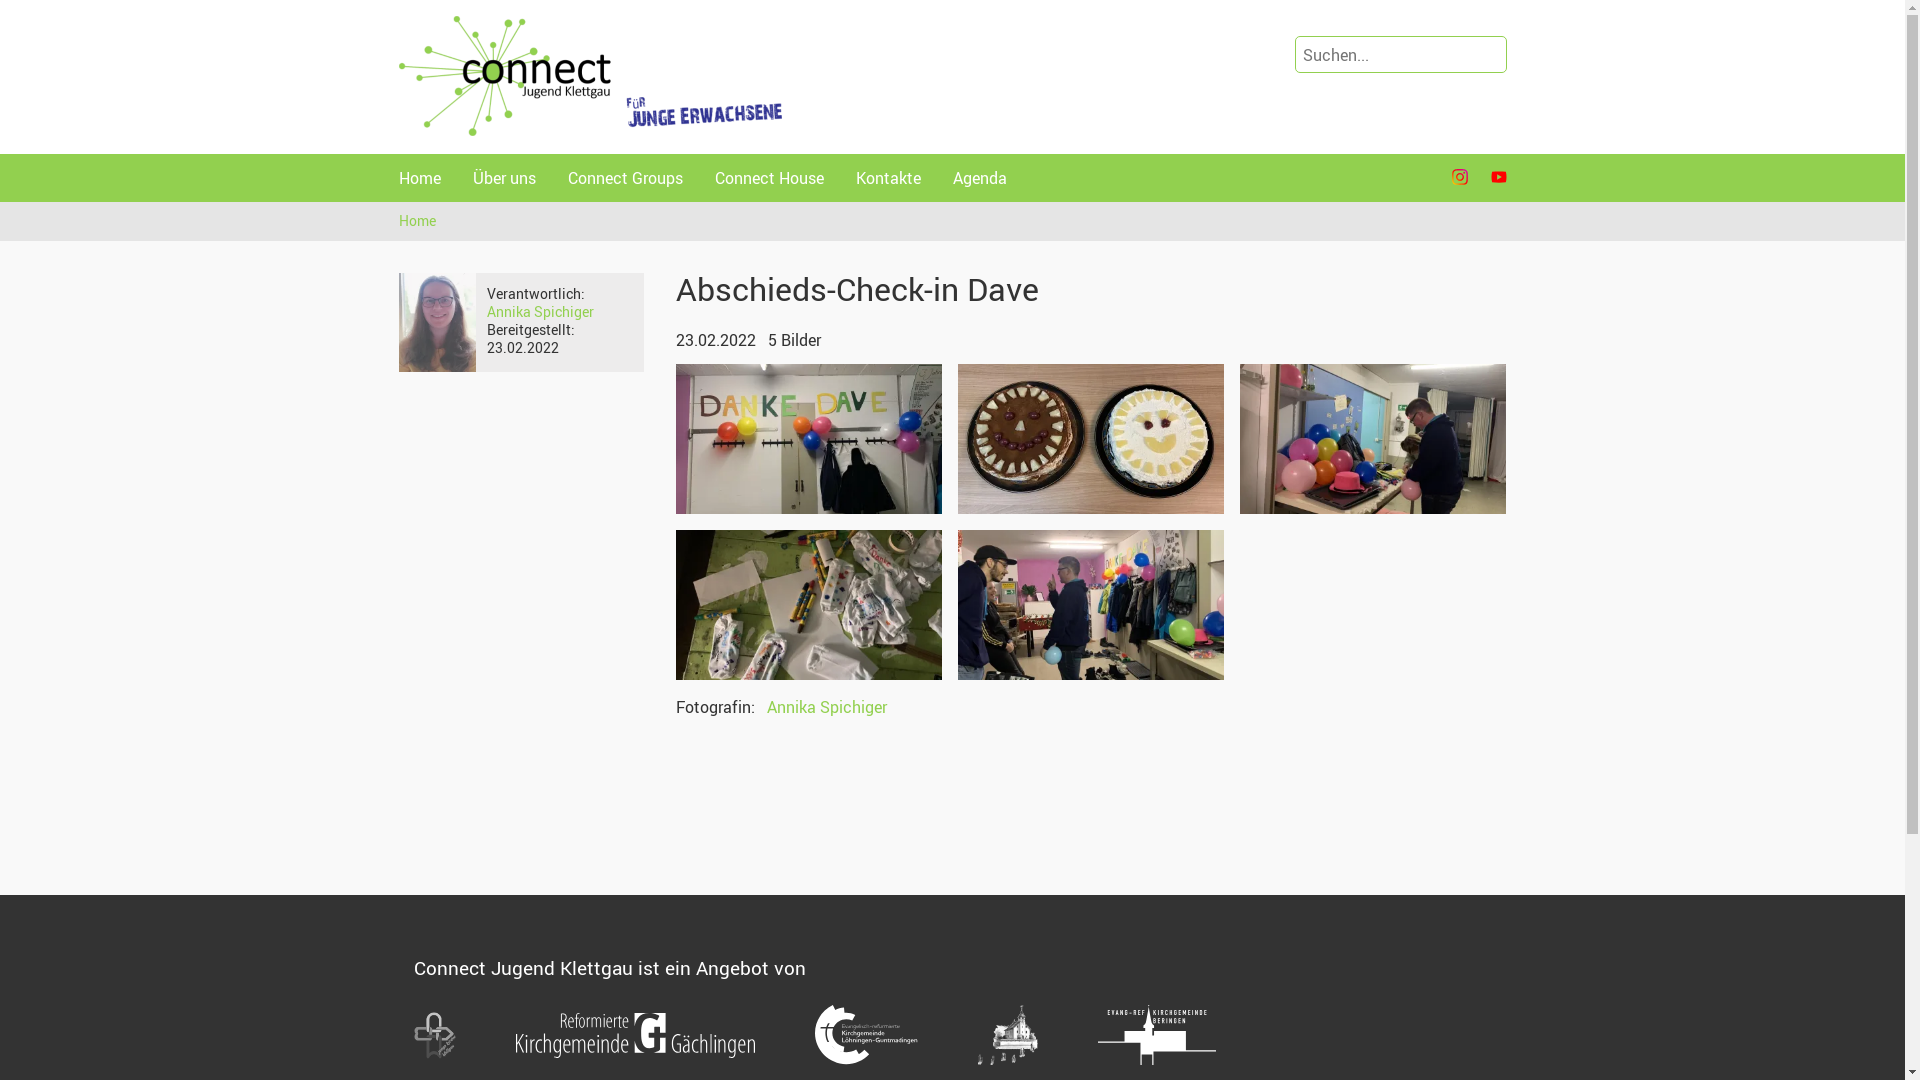  What do you see at coordinates (809, 604) in the screenshot?
I see `'Socken (Foto: Annika Spichiger)'` at bounding box center [809, 604].